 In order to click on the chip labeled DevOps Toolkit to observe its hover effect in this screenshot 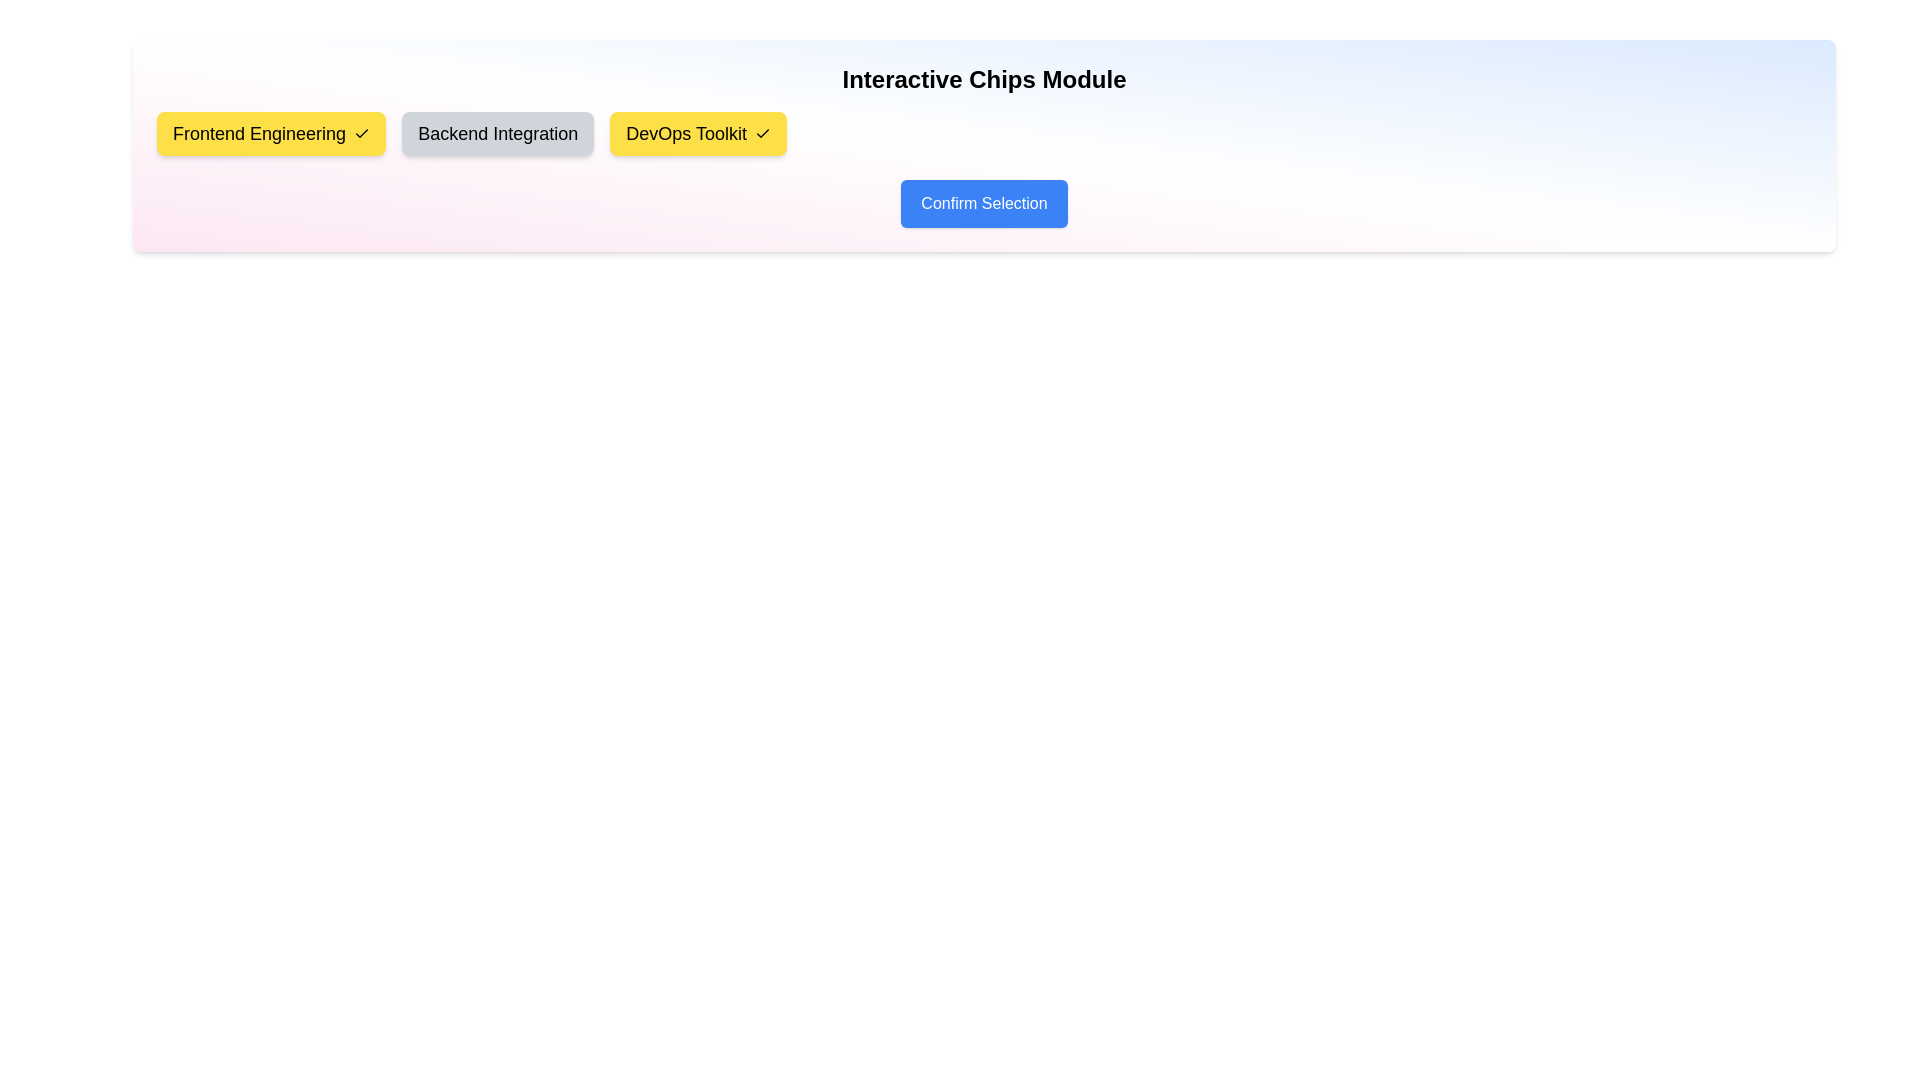, I will do `click(698, 134)`.